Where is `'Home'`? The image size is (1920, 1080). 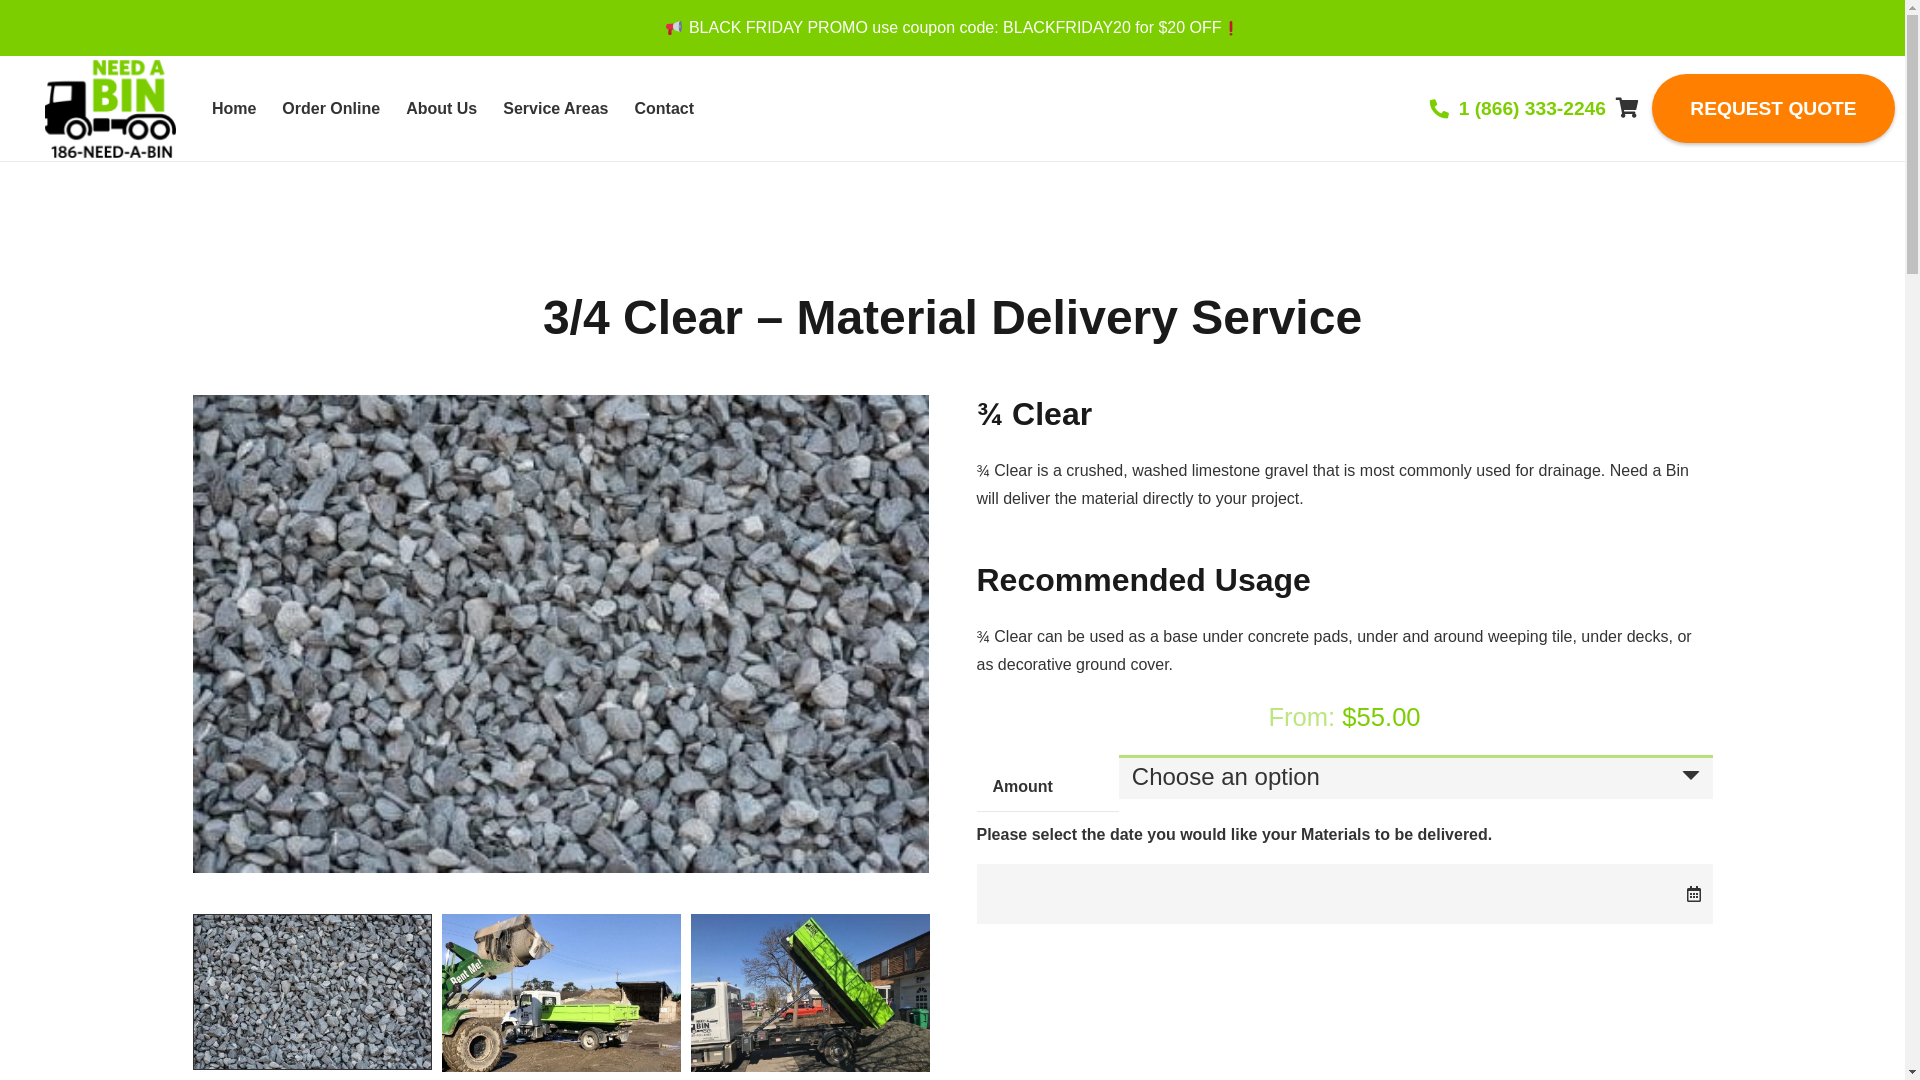 'Home' is located at coordinates (234, 108).